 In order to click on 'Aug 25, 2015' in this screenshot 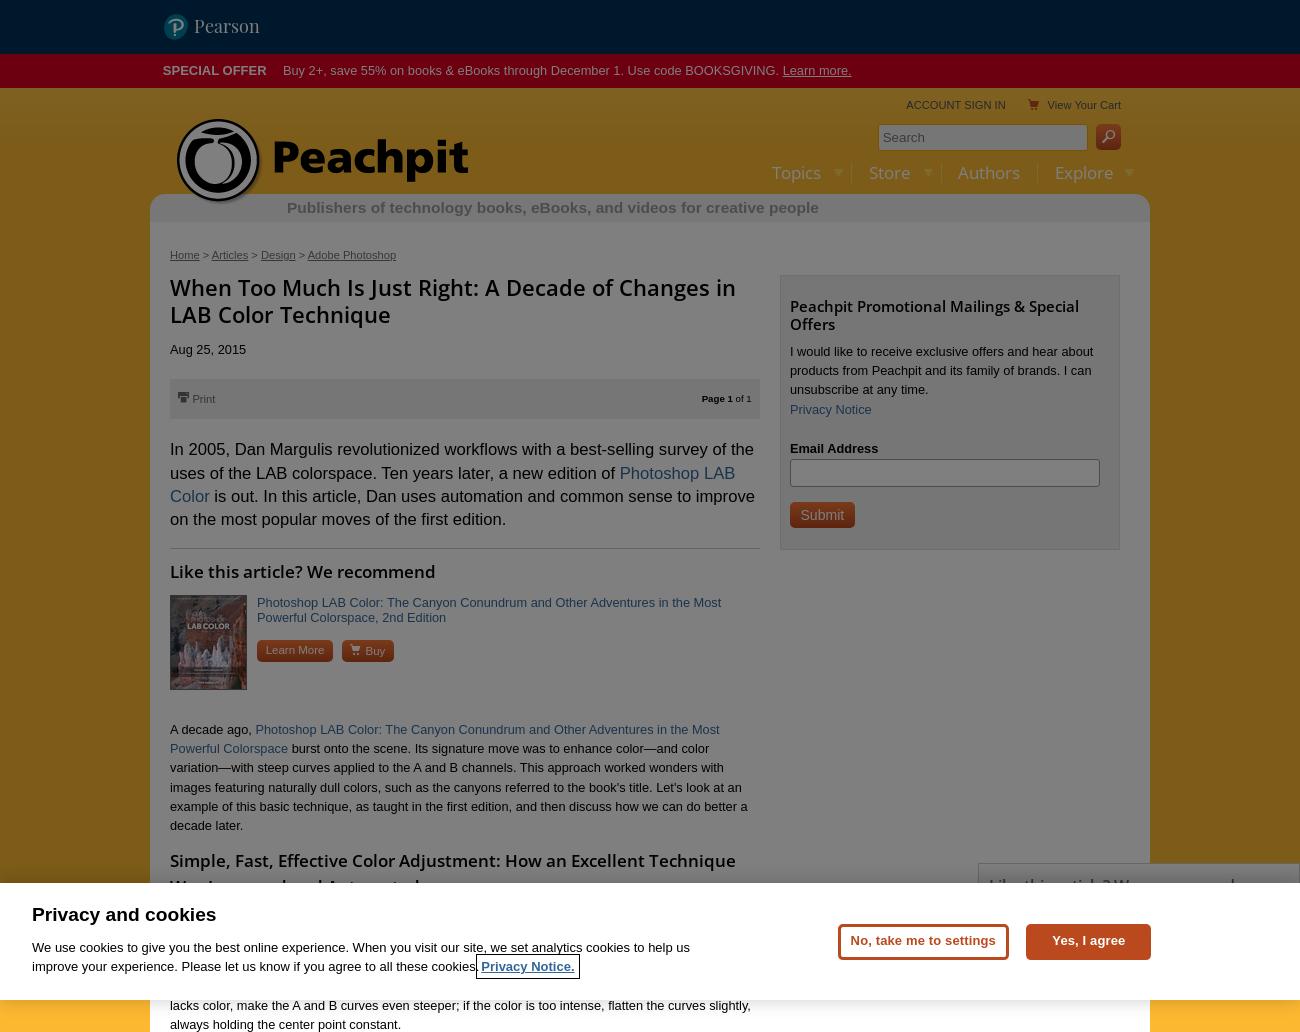, I will do `click(208, 348)`.